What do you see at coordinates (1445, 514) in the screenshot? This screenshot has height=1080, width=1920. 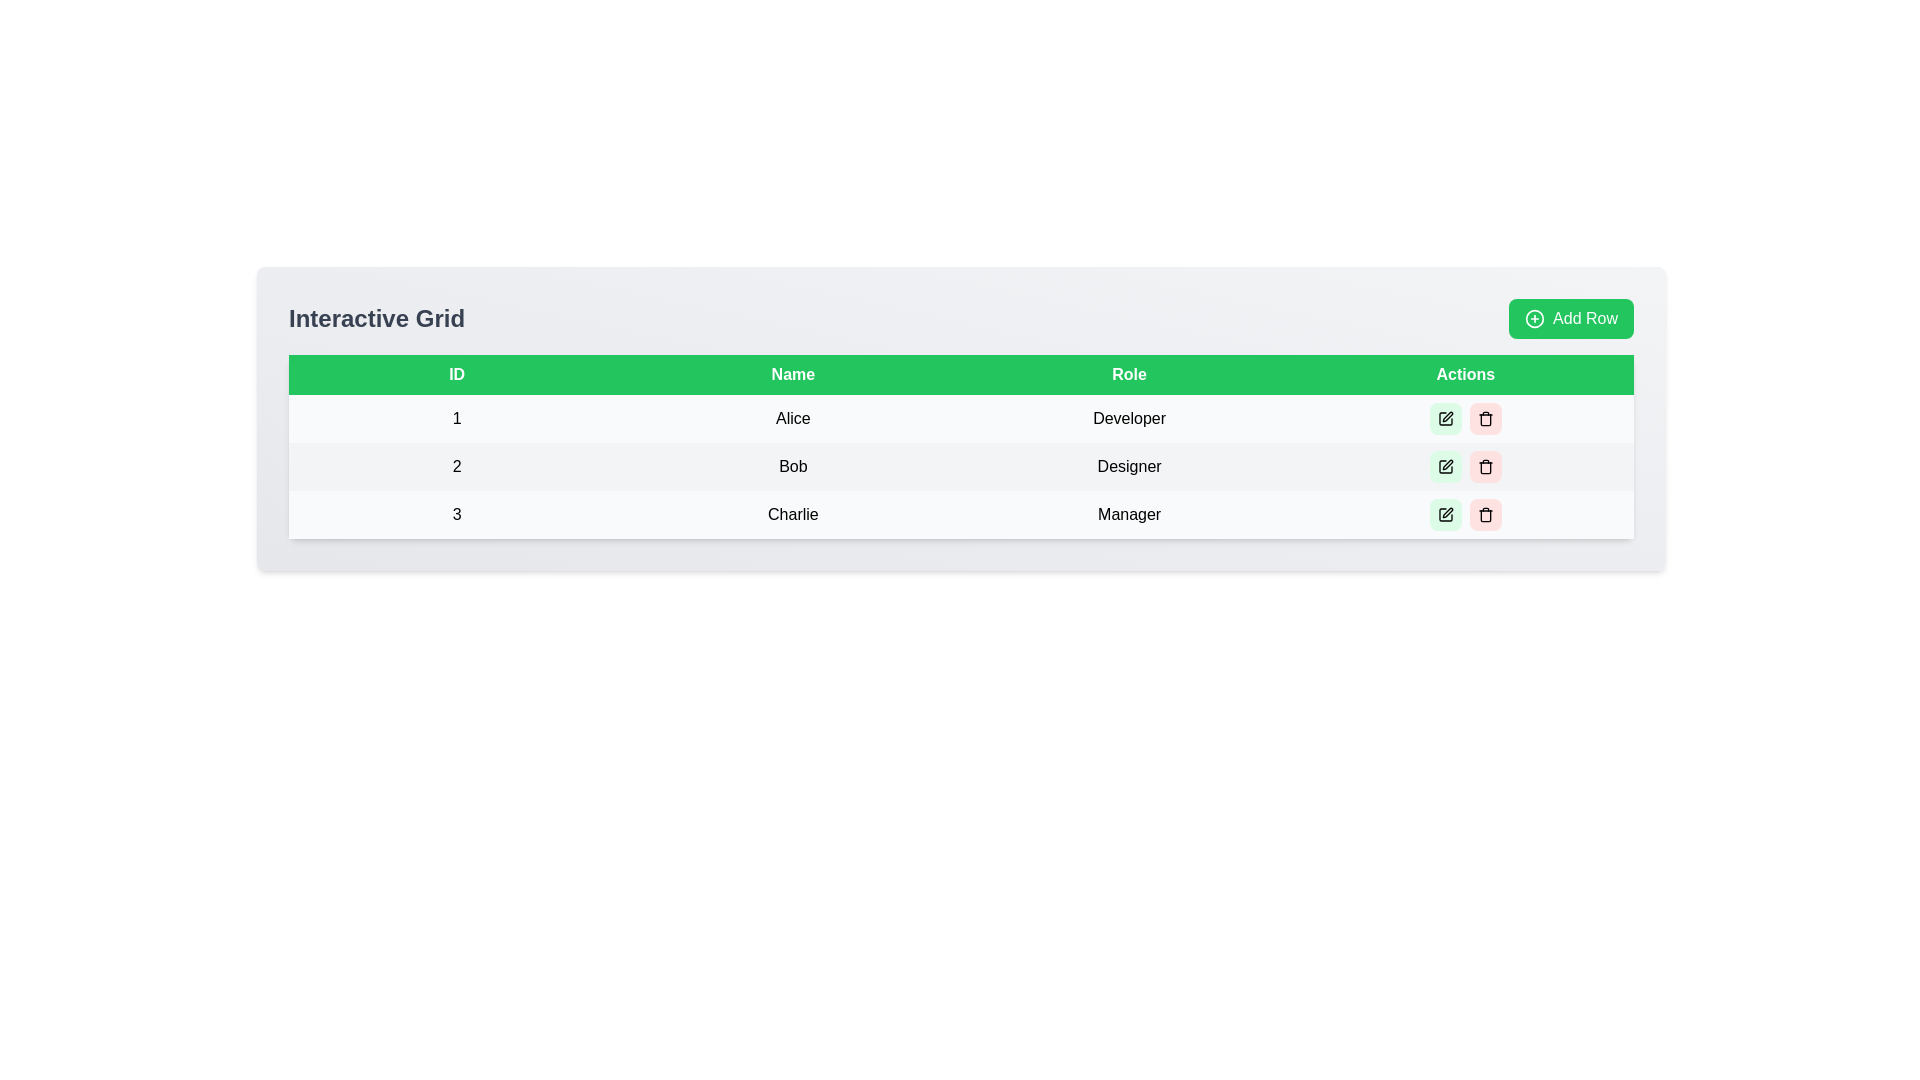 I see `the first button in the 'Actions' column of the 'Interactive Grid' table corresponding to the 'Manager' role` at bounding box center [1445, 514].